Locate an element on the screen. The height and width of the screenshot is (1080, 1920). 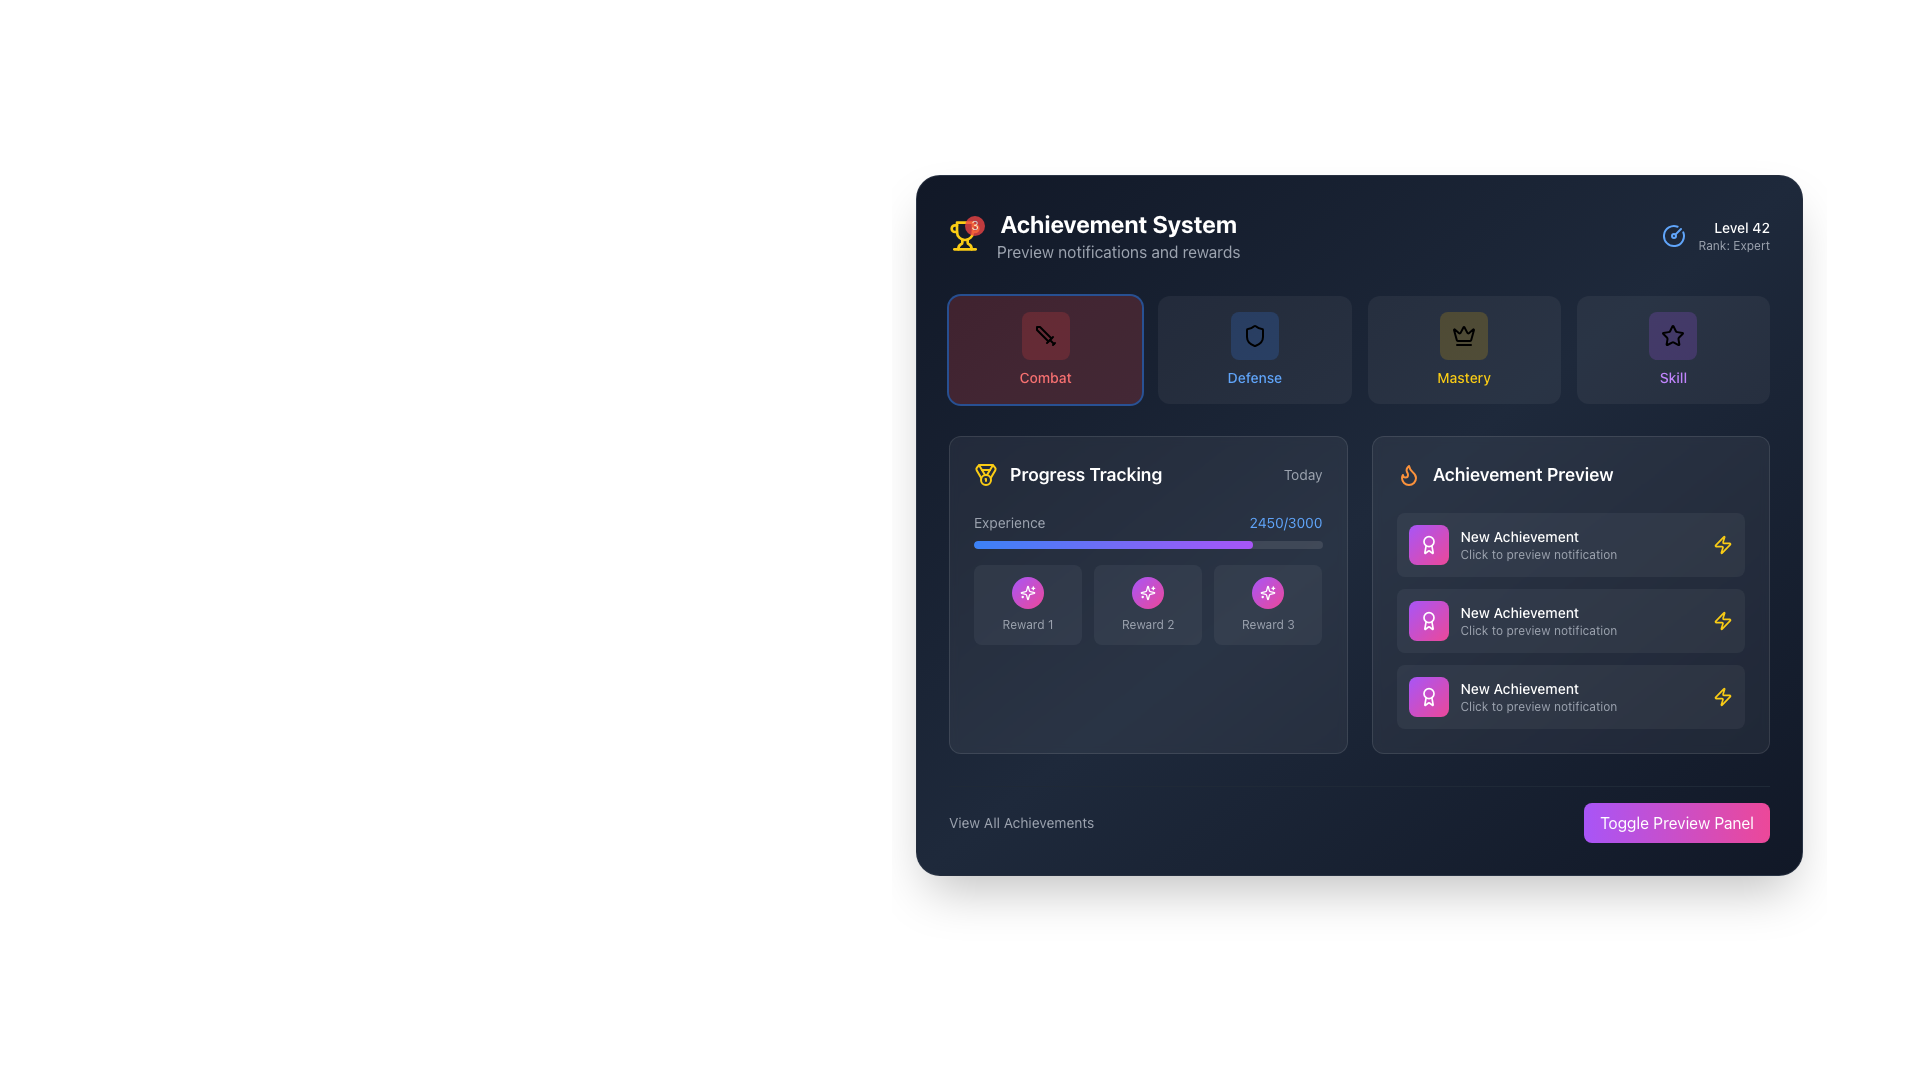
the text block displaying 'New Achievement' and 'Click to preview notification' in the Achievement Preview section is located at coordinates (1579, 696).